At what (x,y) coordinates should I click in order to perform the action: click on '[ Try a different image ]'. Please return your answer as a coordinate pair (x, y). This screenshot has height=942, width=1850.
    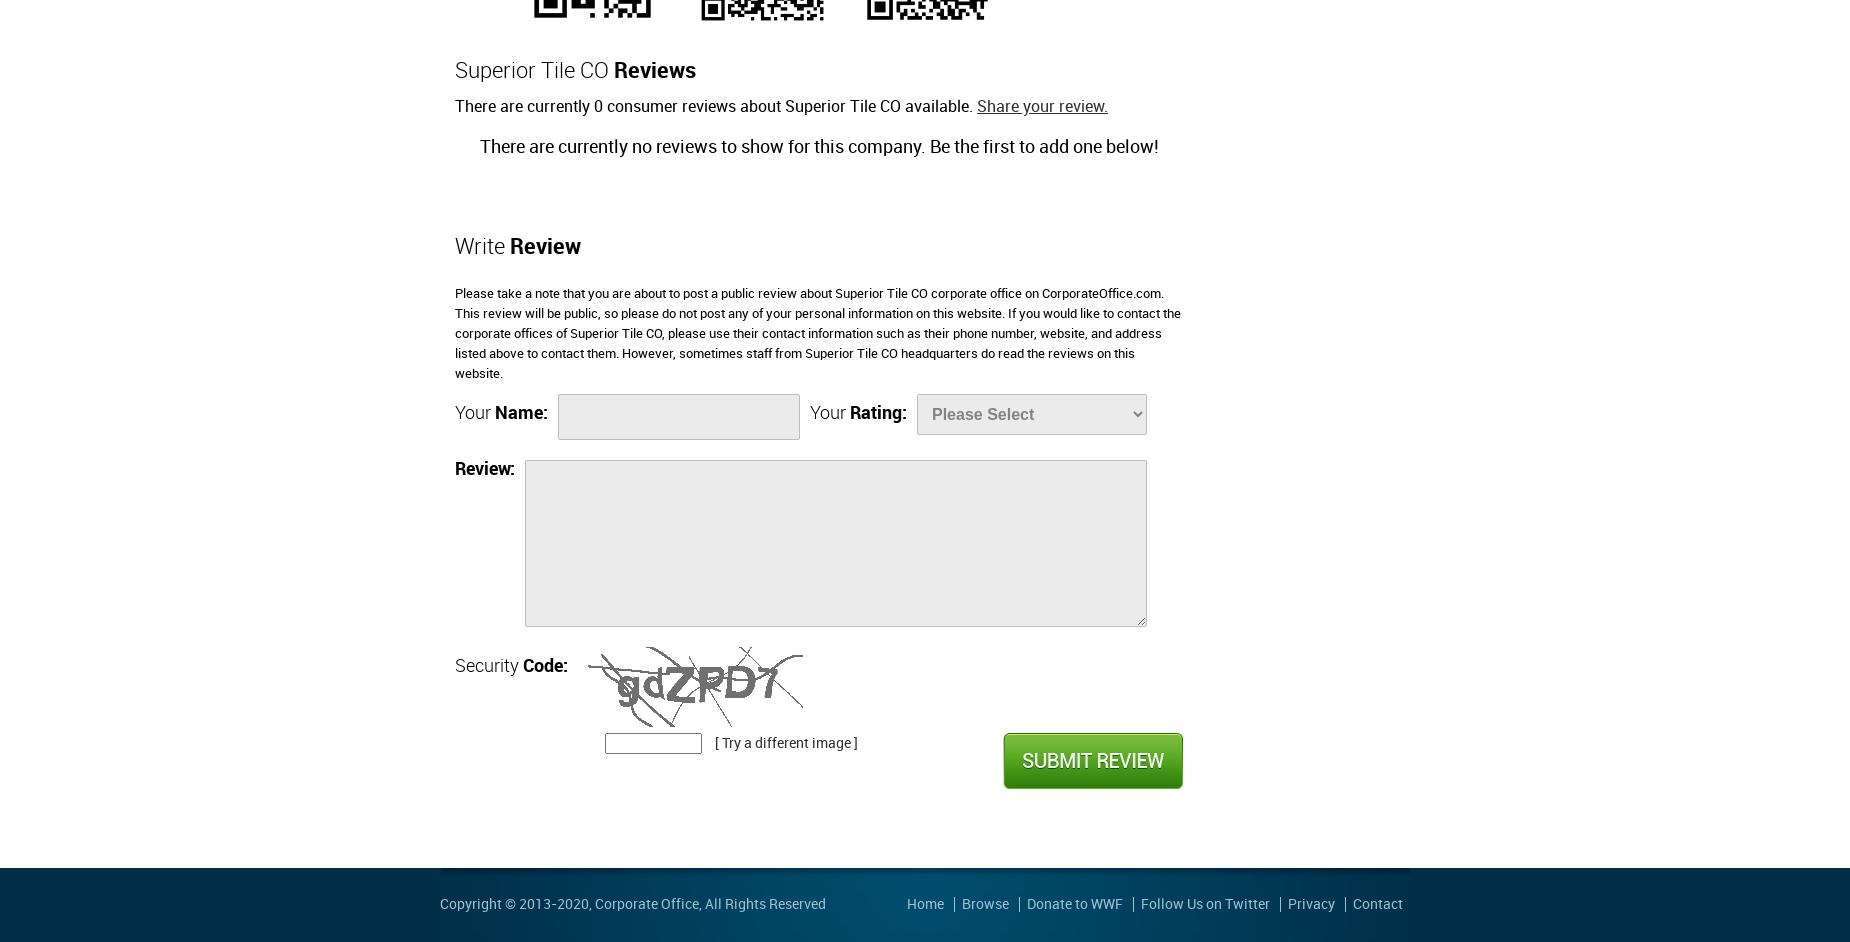
    Looking at the image, I should click on (786, 742).